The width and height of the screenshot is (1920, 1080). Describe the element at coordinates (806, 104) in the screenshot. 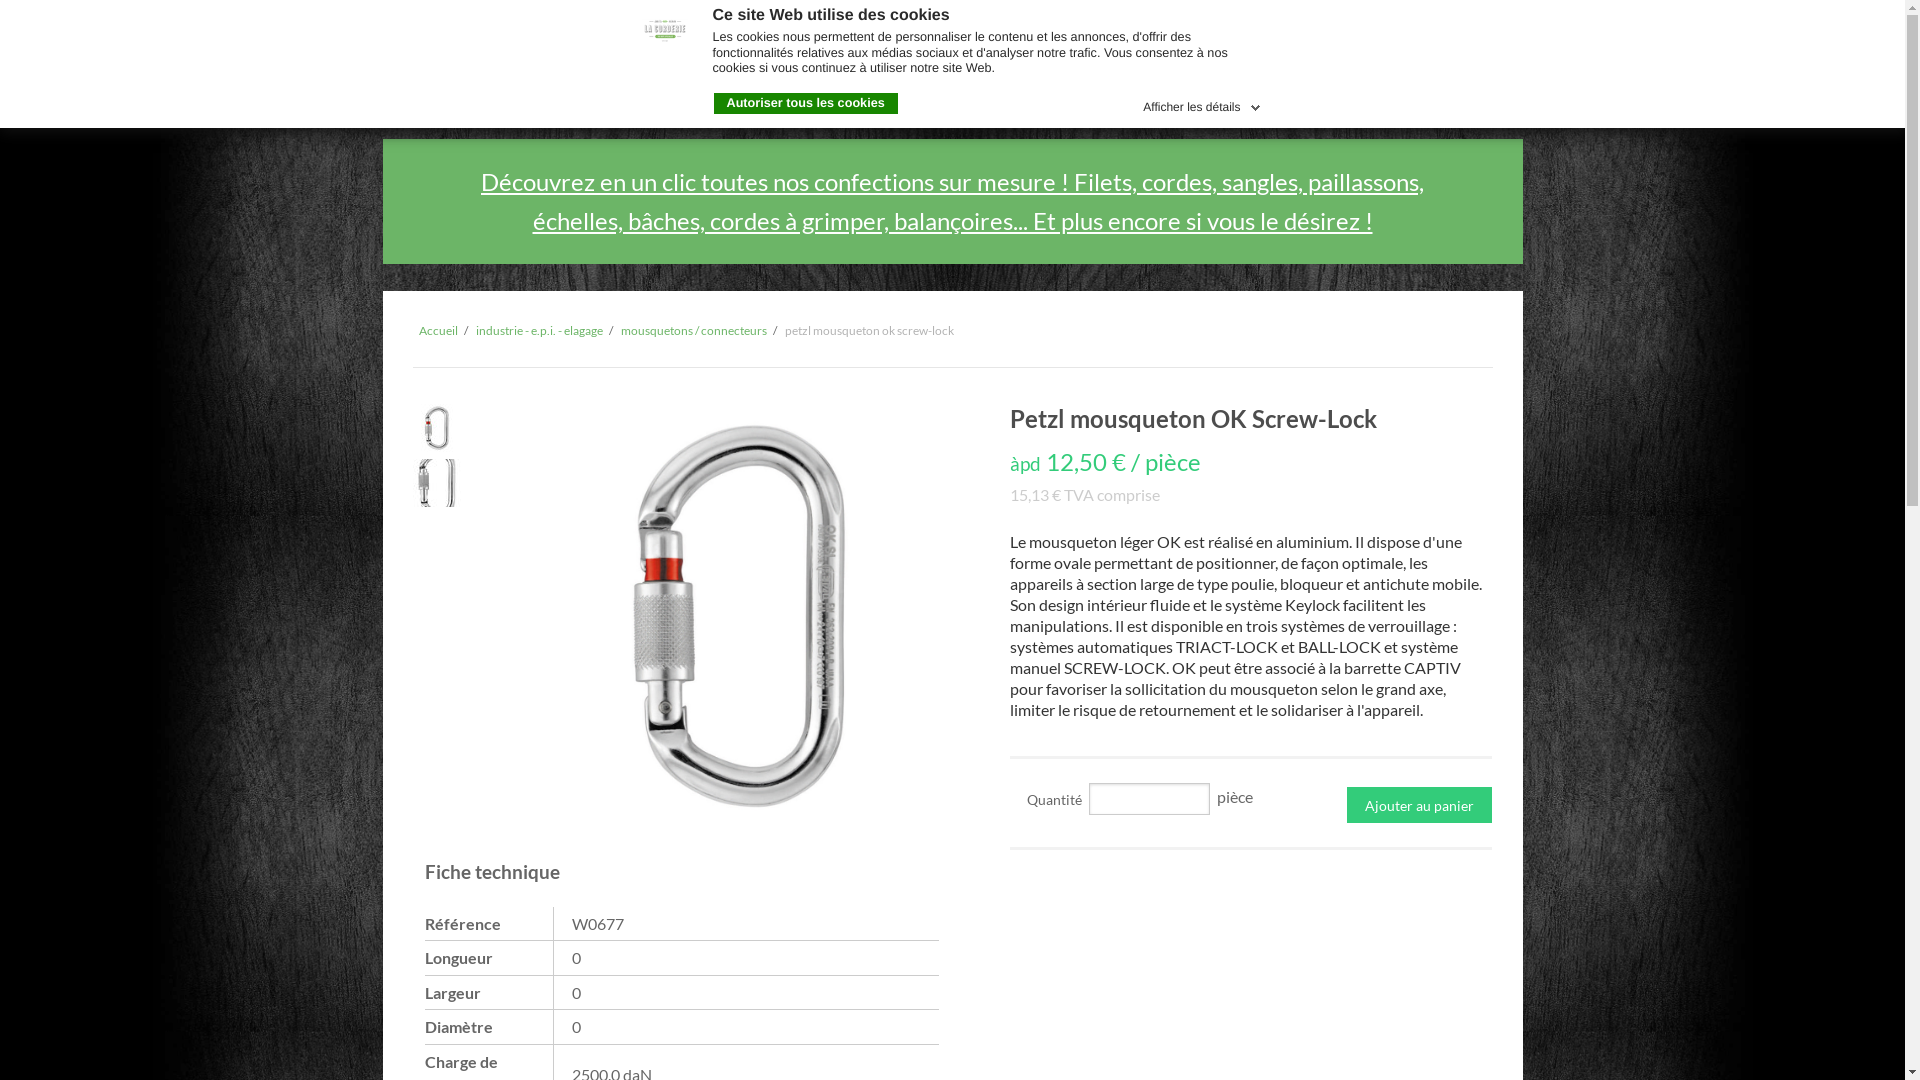

I see `'Autoriser tous les cookies'` at that location.